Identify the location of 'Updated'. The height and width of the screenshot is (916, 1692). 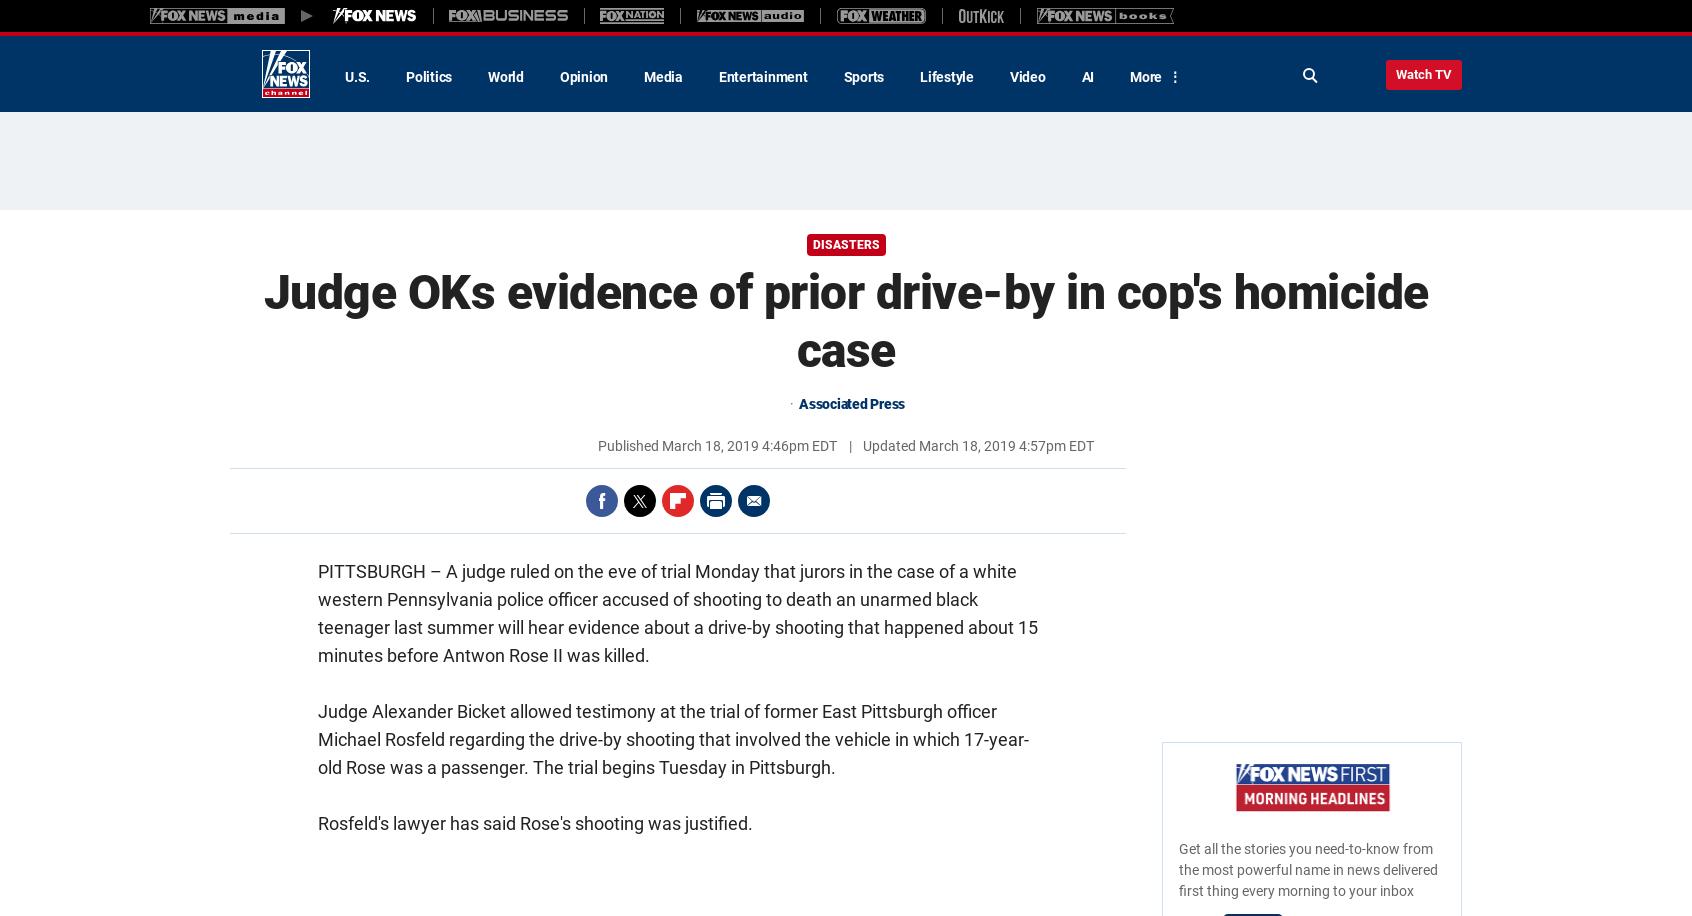
(888, 445).